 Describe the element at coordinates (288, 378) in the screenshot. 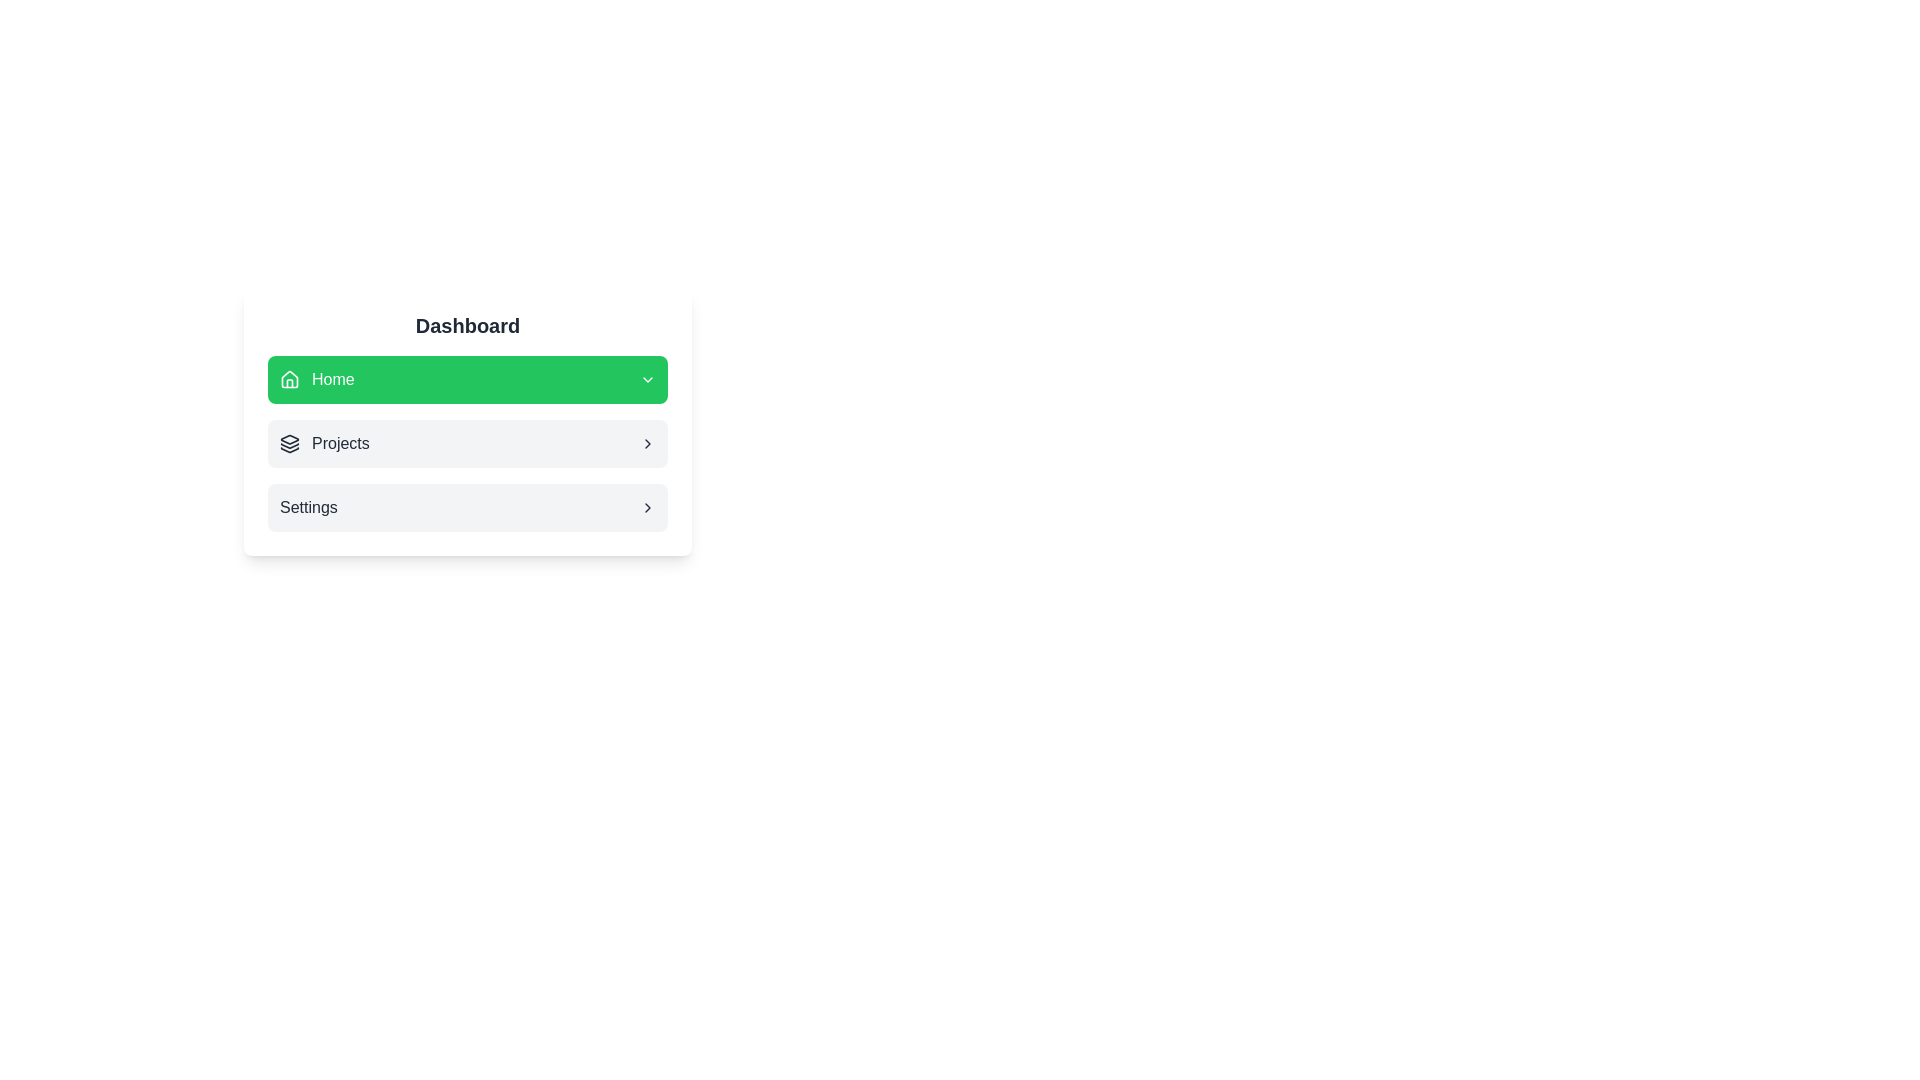

I see `the house-shaped outline icon located to the left of the 'Home' text label, which is near the top left corner of the green 'Home' button in the vertical menu` at that location.